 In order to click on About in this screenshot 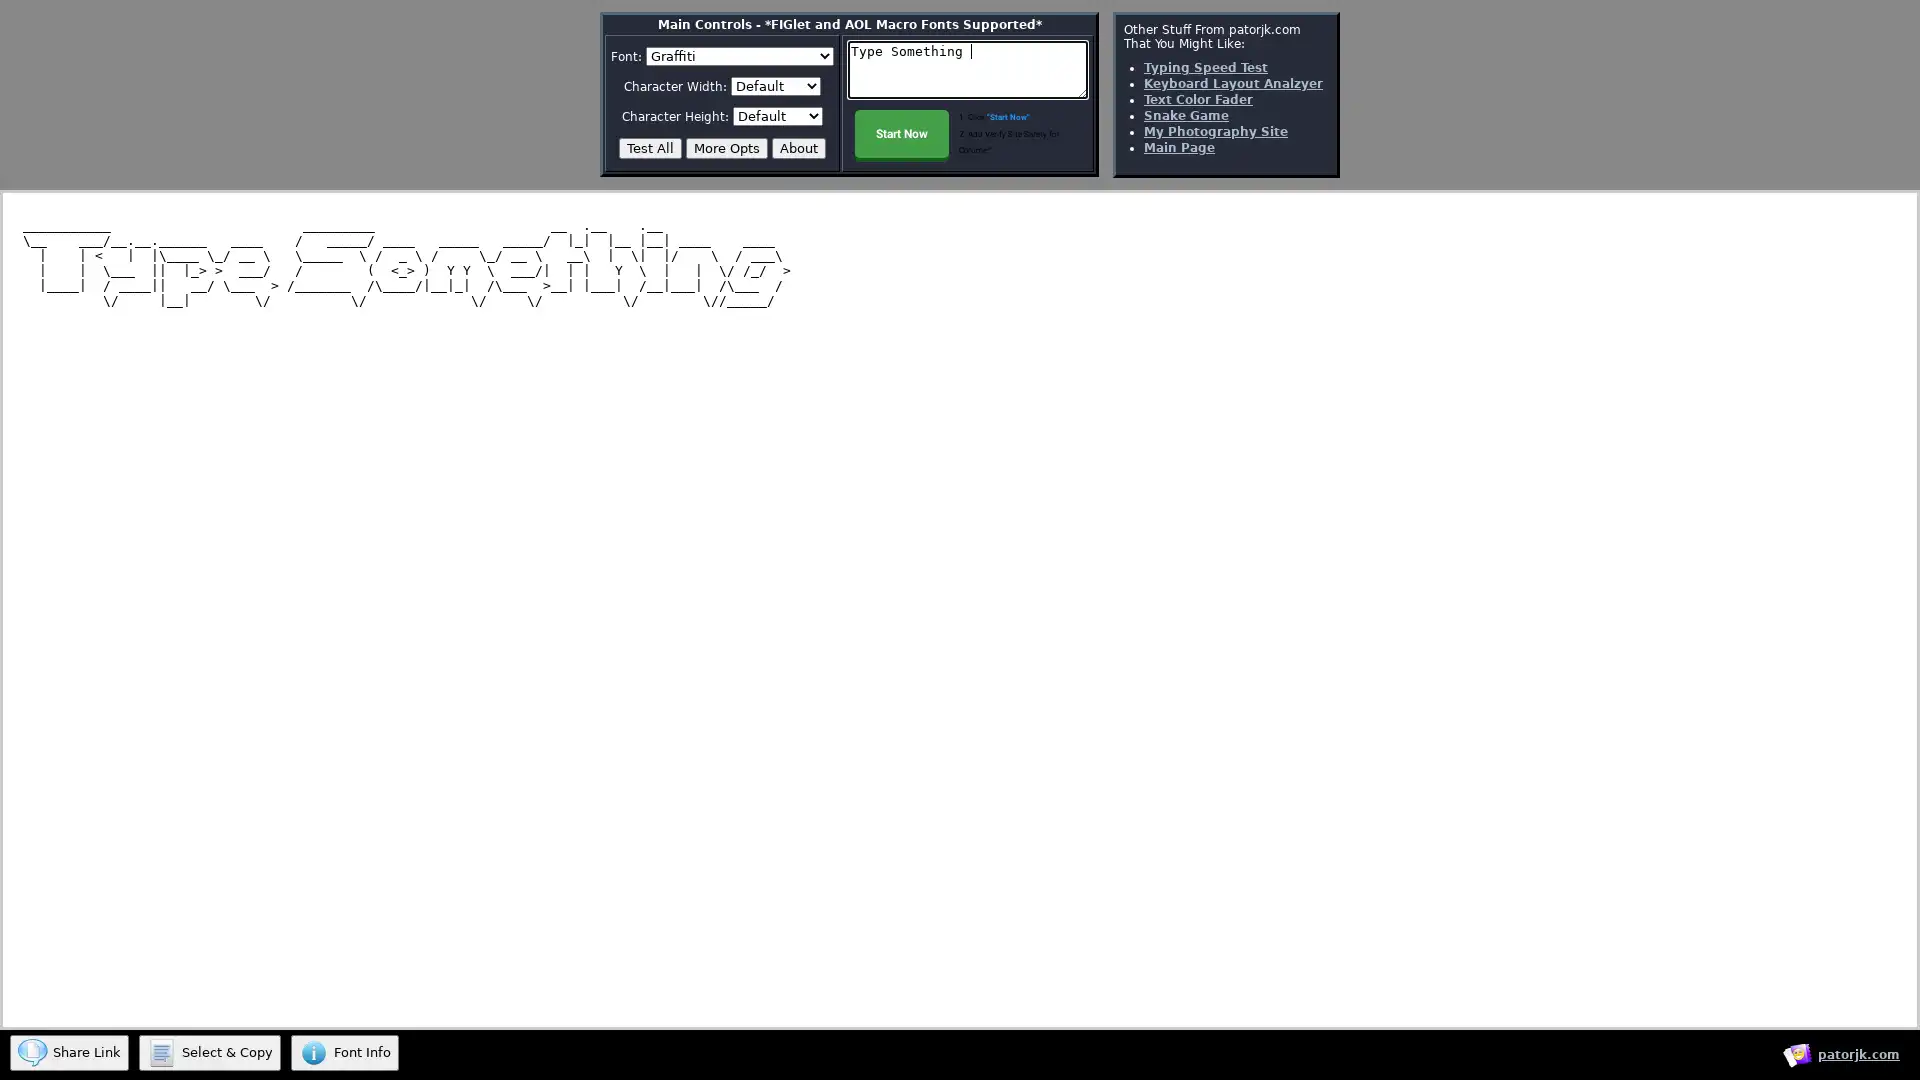, I will do `click(797, 146)`.